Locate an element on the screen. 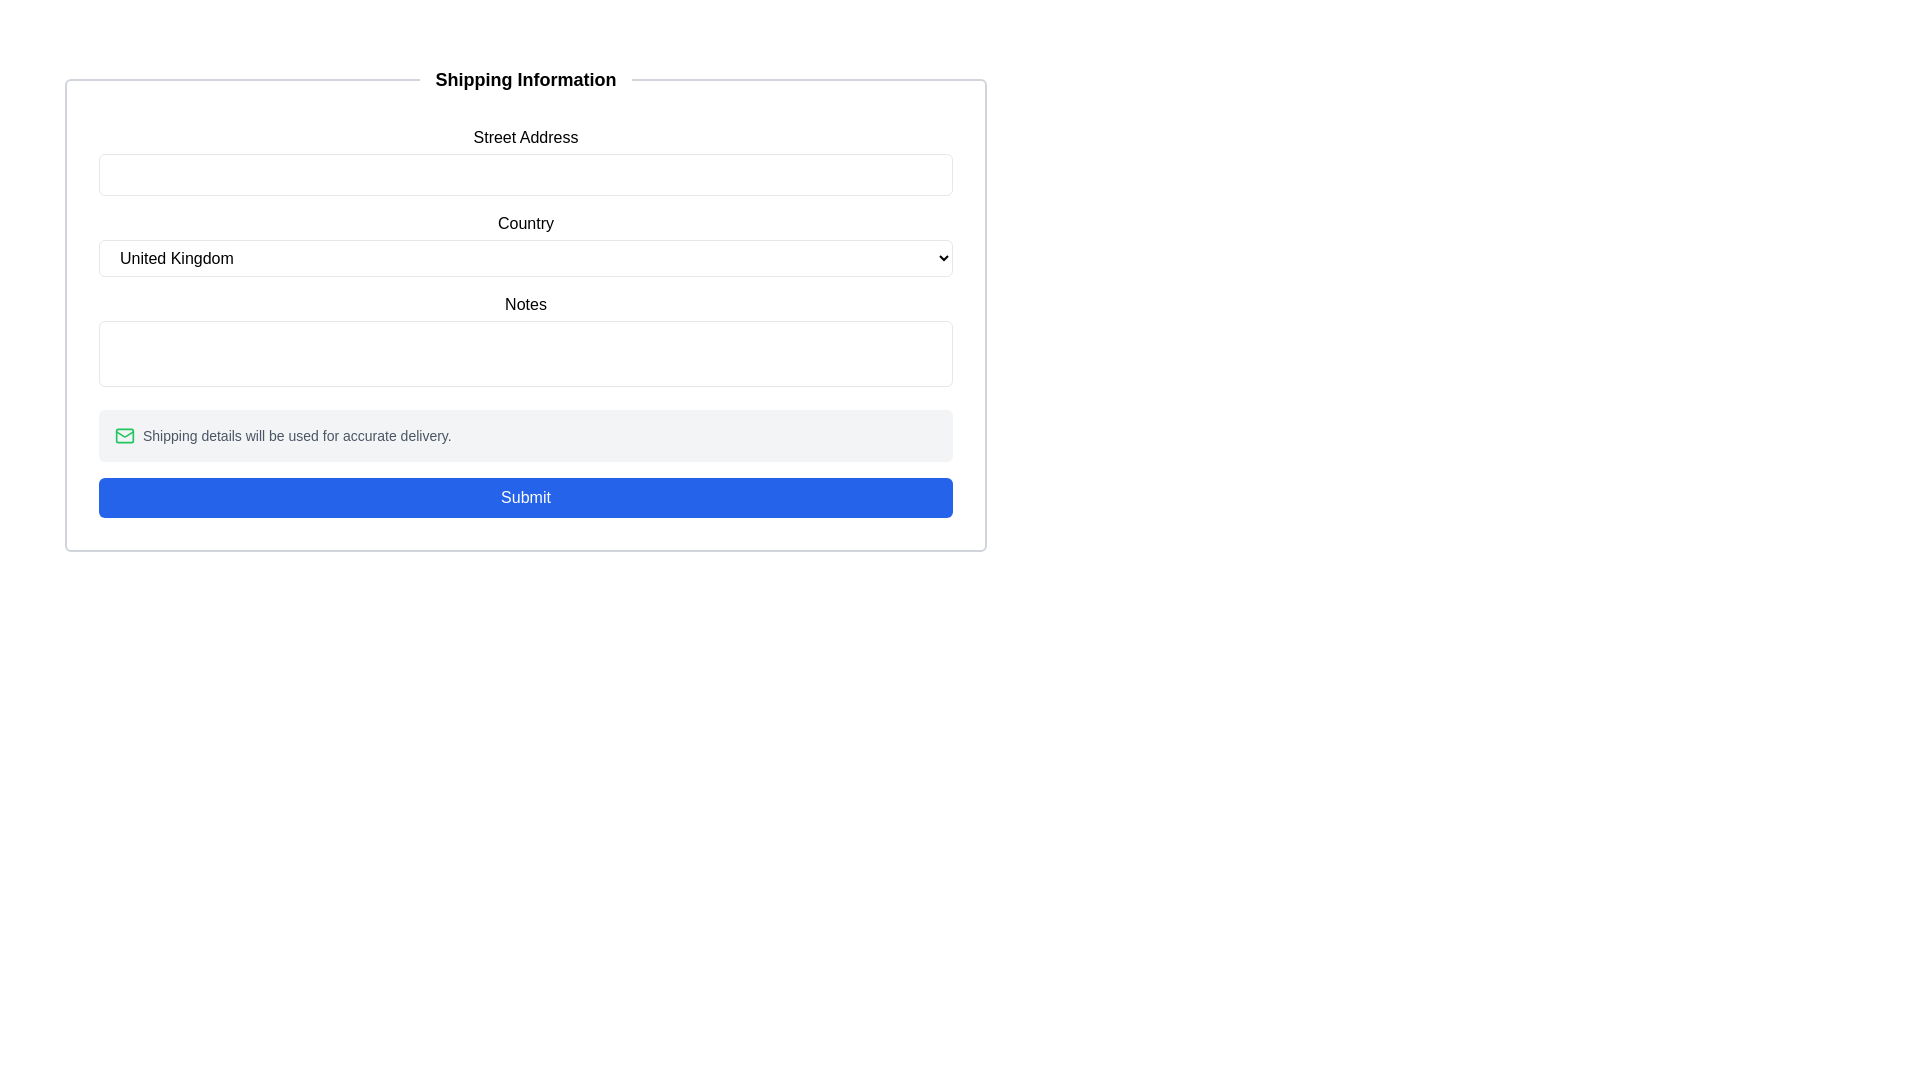  the mail icon styled with an outline in green color, located to the left of the text 'Shipping details will be used for accurate delivery.' is located at coordinates (123, 434).